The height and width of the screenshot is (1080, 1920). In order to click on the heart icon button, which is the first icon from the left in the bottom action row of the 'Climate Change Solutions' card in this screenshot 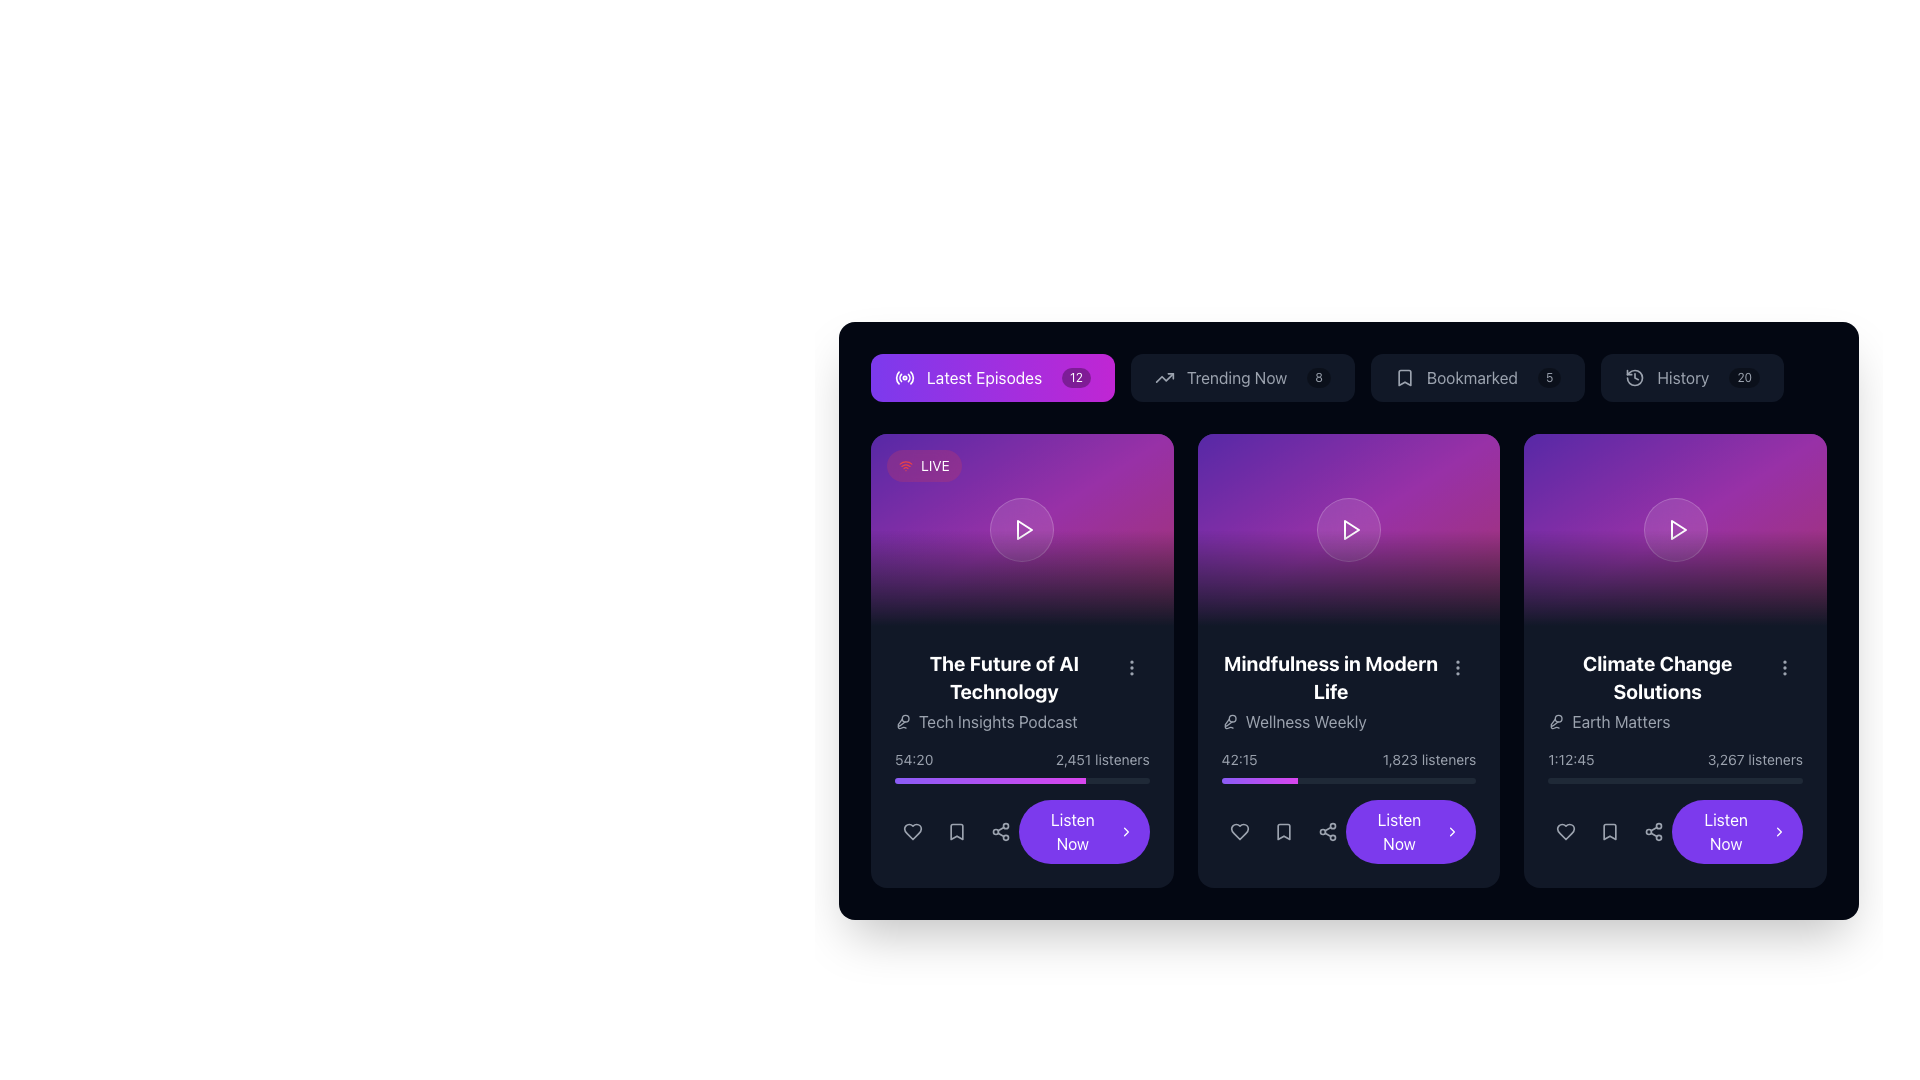, I will do `click(1565, 832)`.